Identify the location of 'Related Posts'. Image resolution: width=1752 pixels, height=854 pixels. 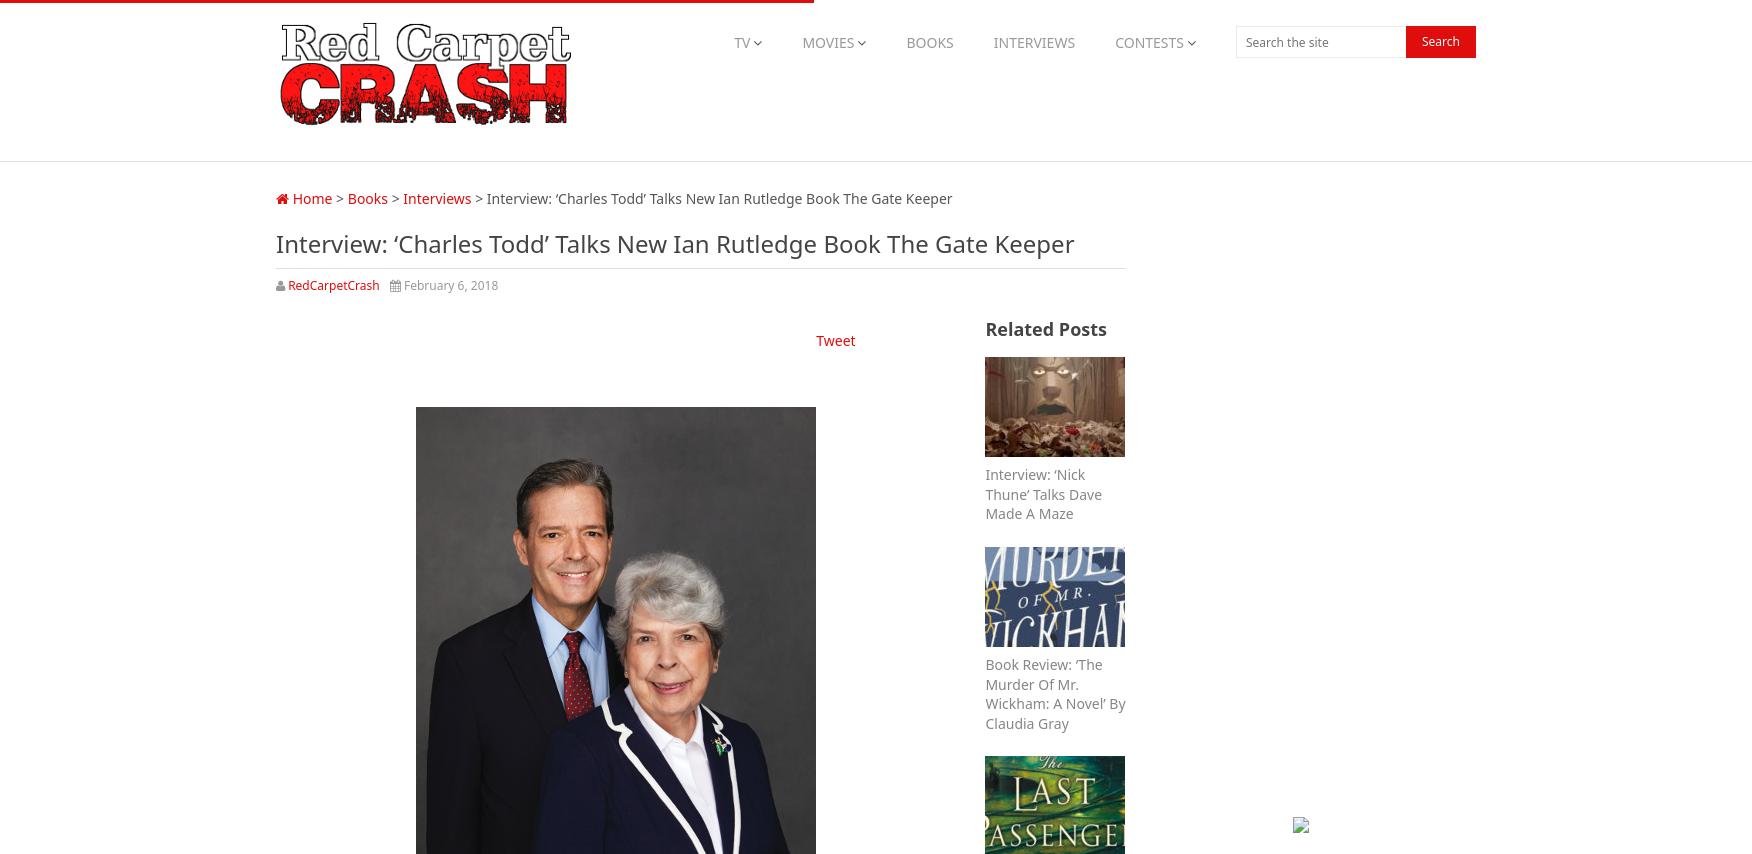
(1045, 327).